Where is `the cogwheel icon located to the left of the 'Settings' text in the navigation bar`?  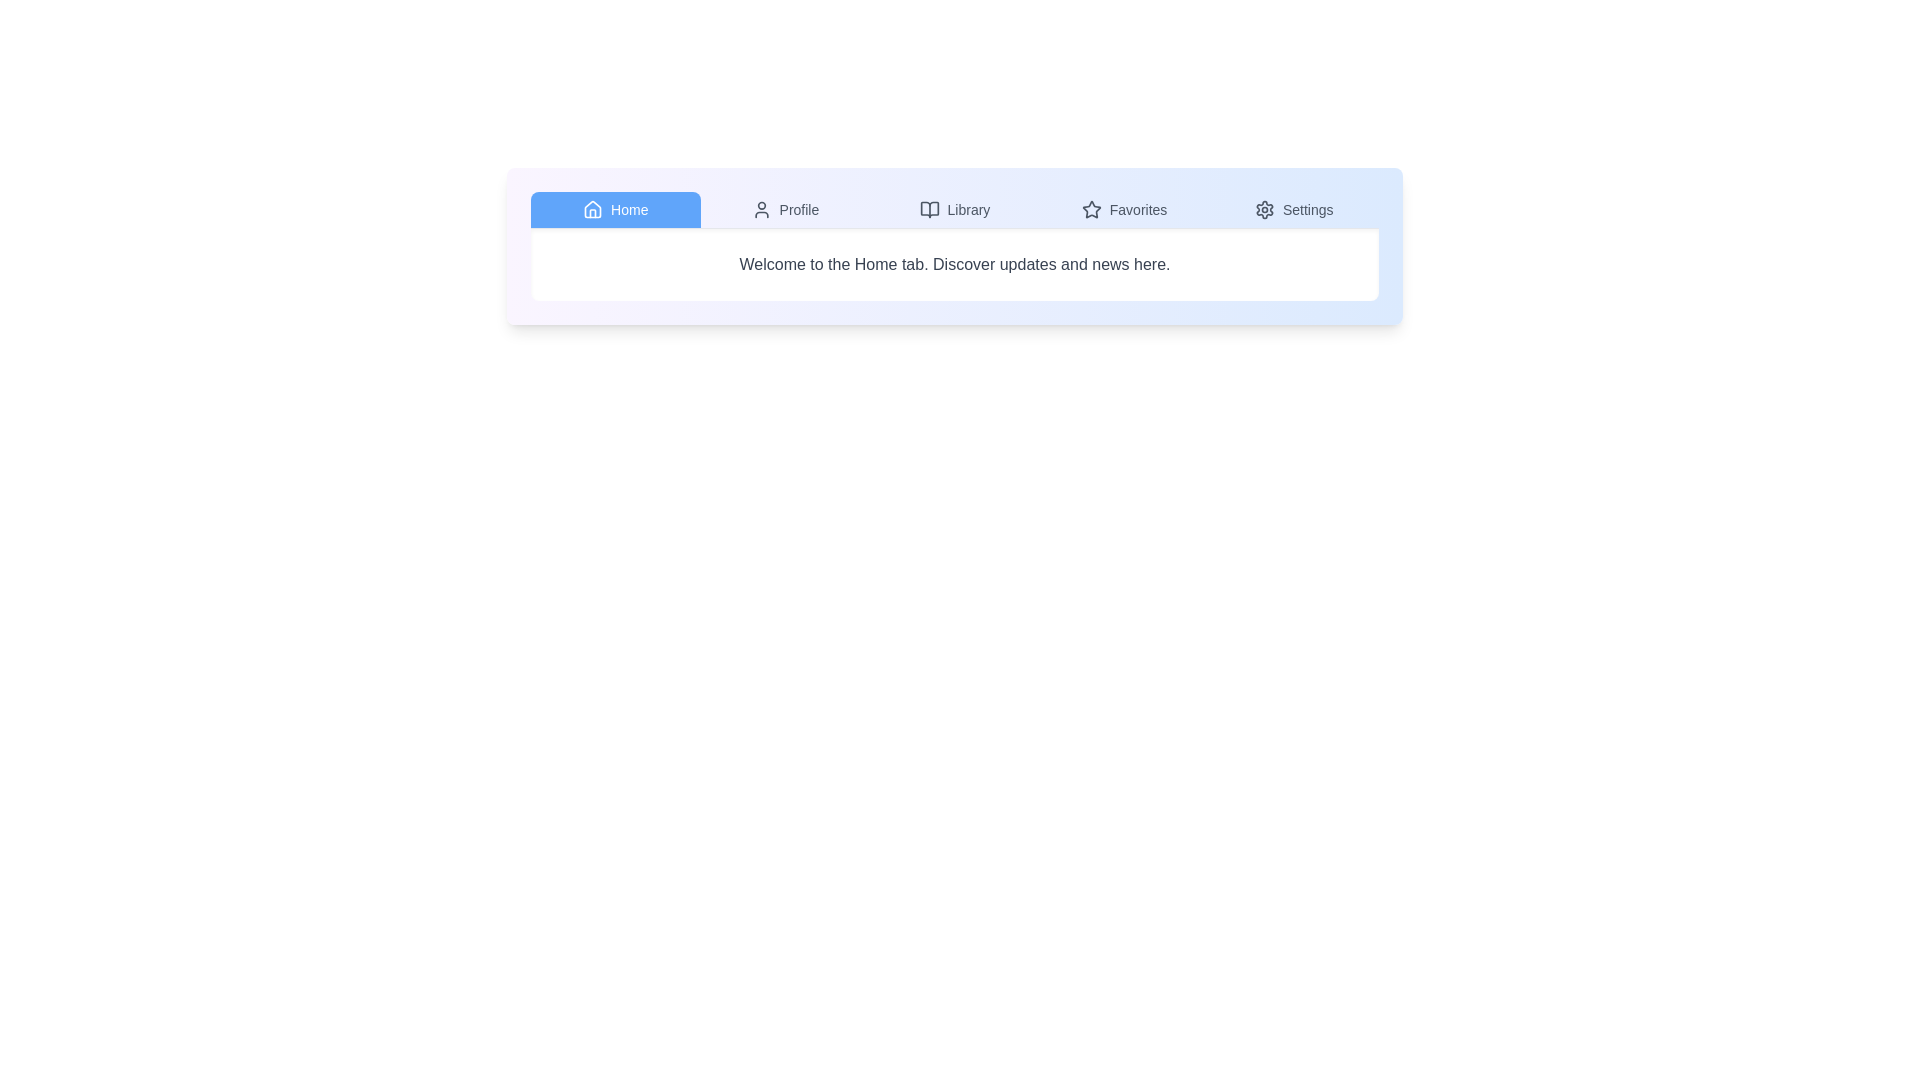
the cogwheel icon located to the left of the 'Settings' text in the navigation bar is located at coordinates (1263, 209).